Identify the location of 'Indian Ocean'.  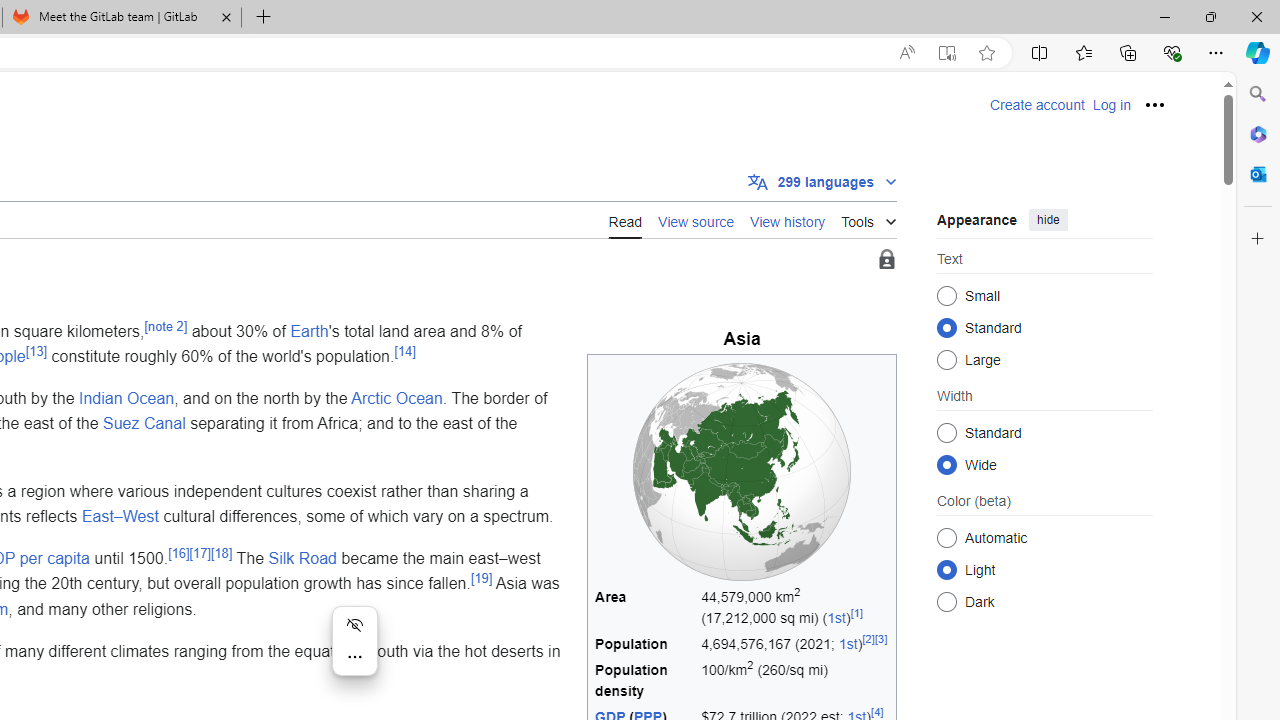
(126, 397).